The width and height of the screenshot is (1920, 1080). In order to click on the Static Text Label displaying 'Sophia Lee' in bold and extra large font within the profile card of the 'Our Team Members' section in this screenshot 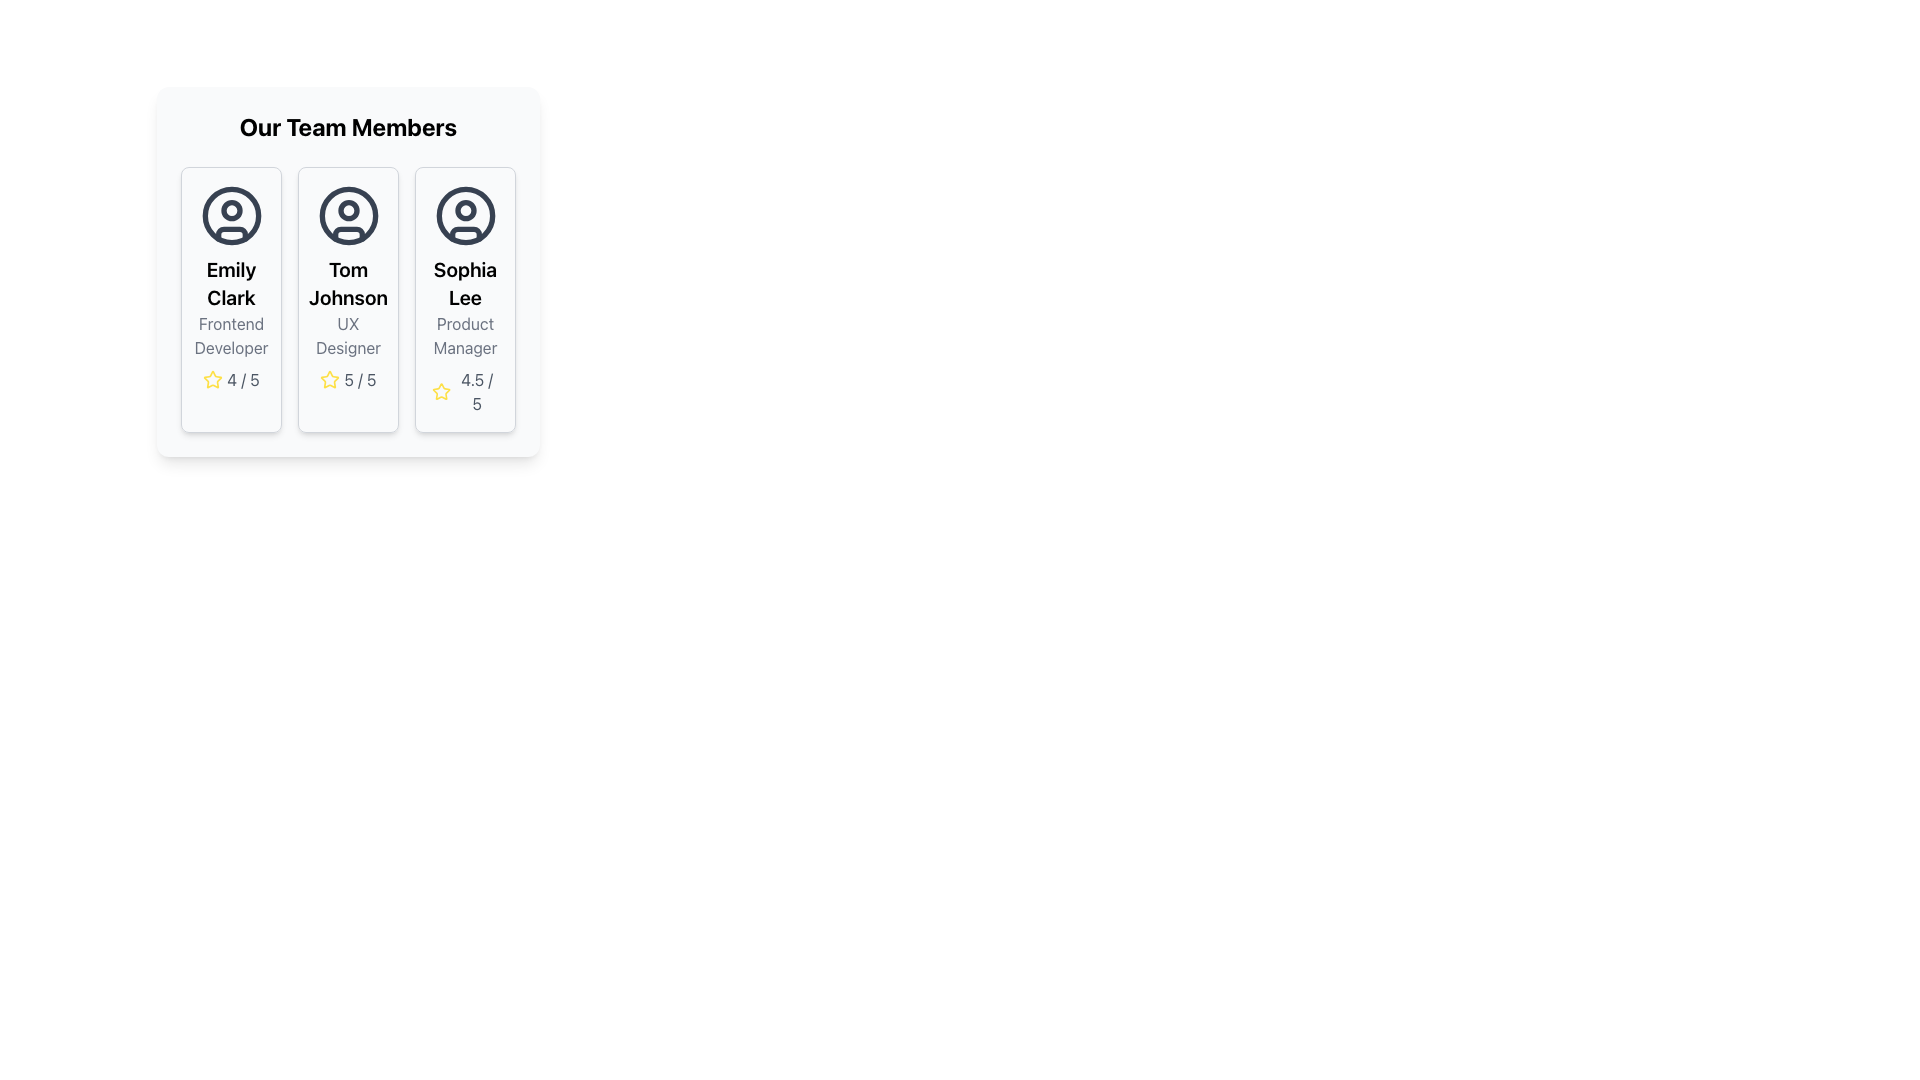, I will do `click(464, 284)`.